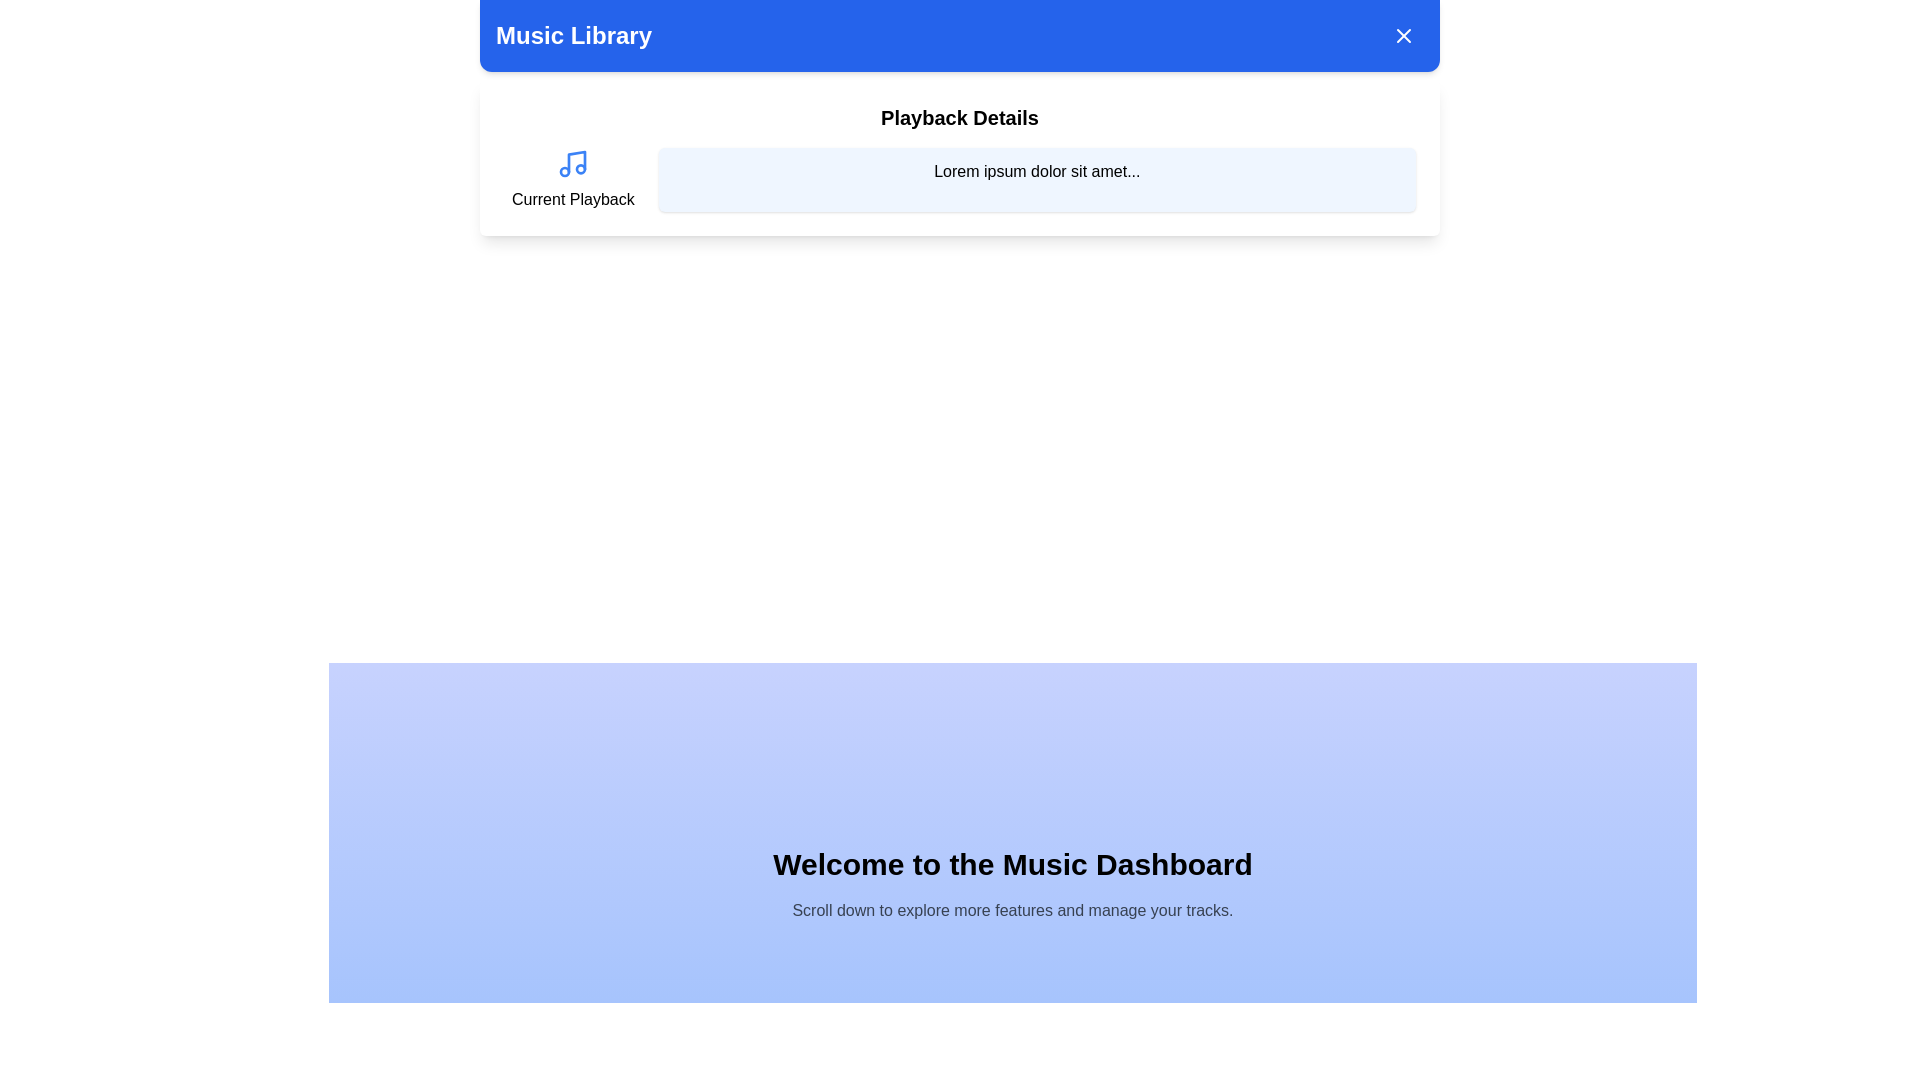 The width and height of the screenshot is (1920, 1080). Describe the element at coordinates (1402, 35) in the screenshot. I see `the close or dismiss action icon located at the top-right corner of the 'Music Library' header section` at that location.